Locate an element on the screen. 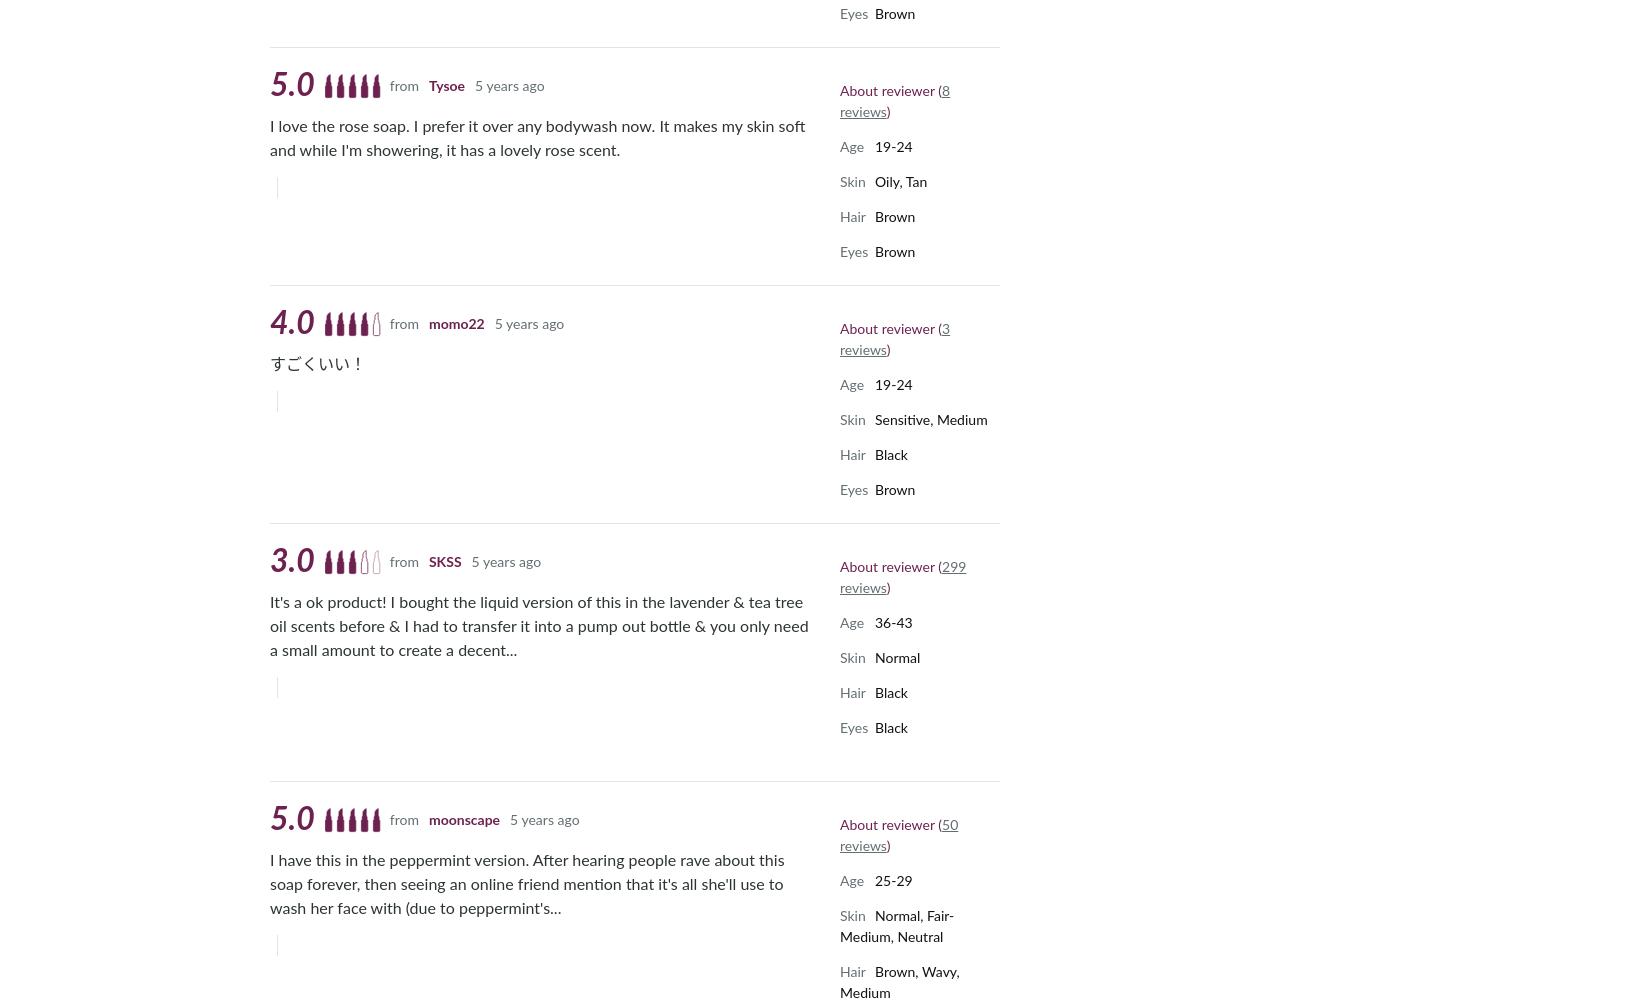 The image size is (1650, 1001). '4.0' is located at coordinates (269, 323).